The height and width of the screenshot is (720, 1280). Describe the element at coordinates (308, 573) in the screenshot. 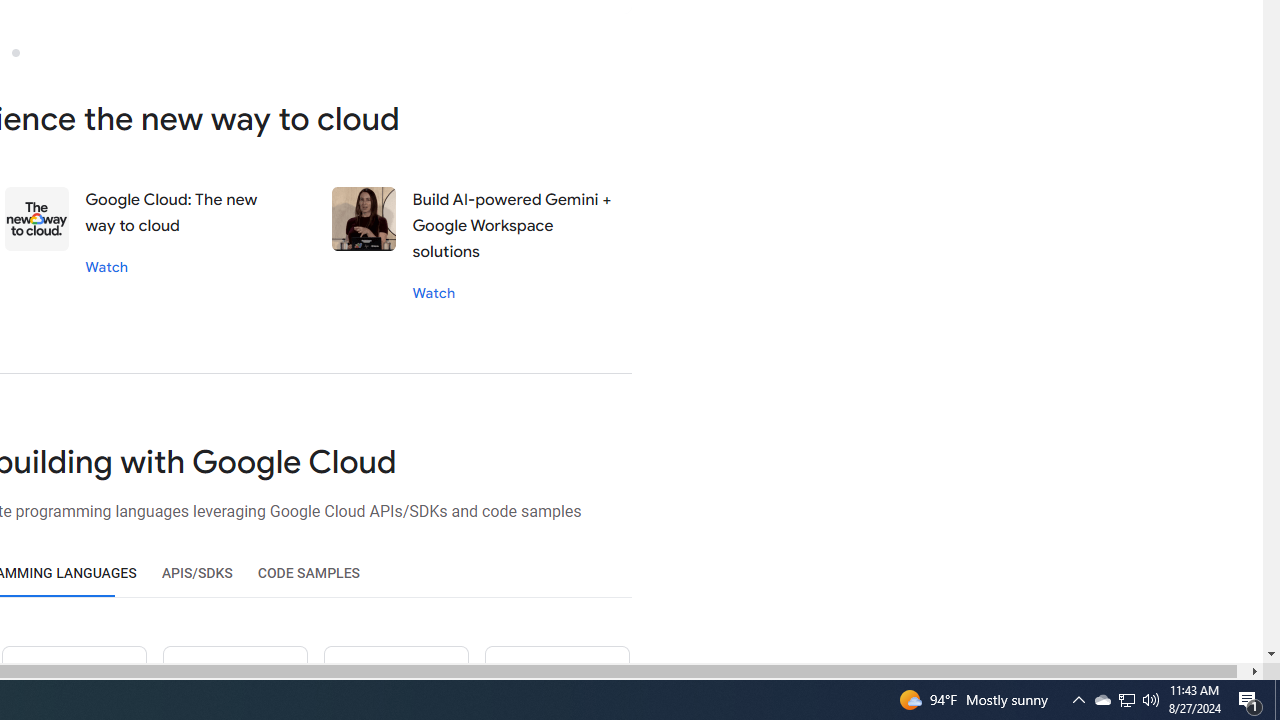

I see `'CODE SAMPLES'` at that location.